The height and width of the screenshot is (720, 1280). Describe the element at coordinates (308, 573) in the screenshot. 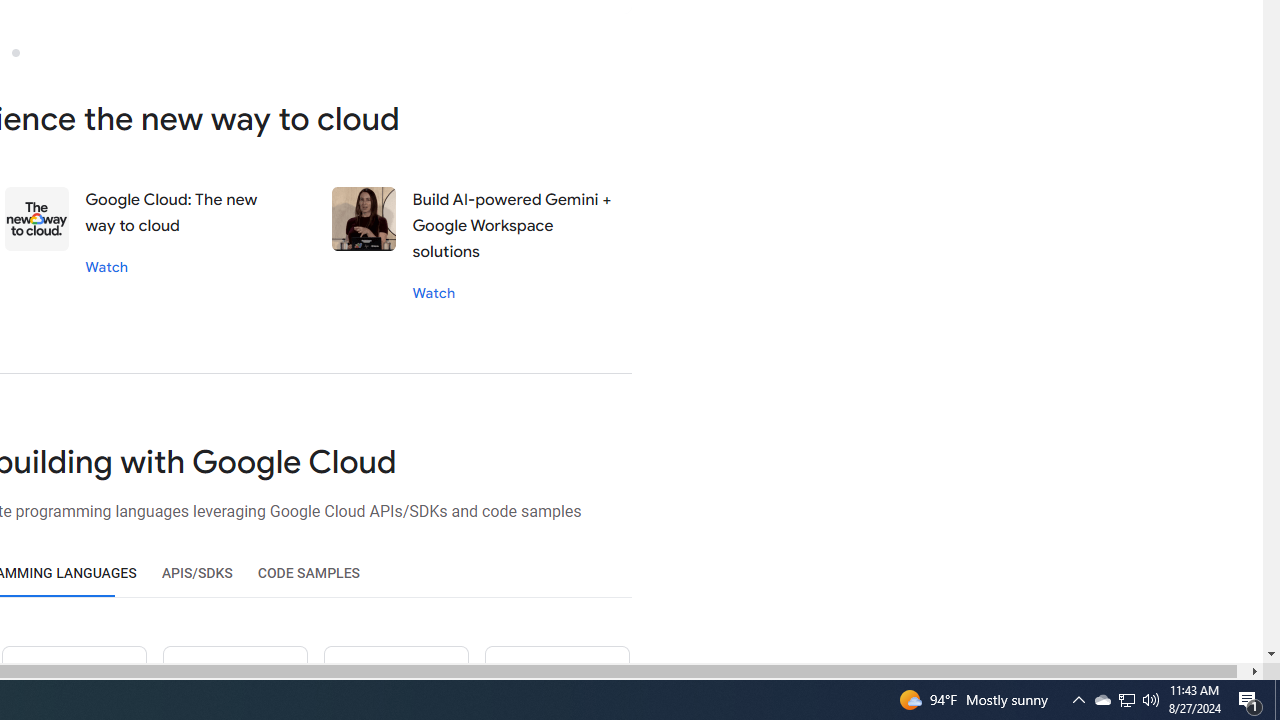

I see `'CODE SAMPLES'` at that location.